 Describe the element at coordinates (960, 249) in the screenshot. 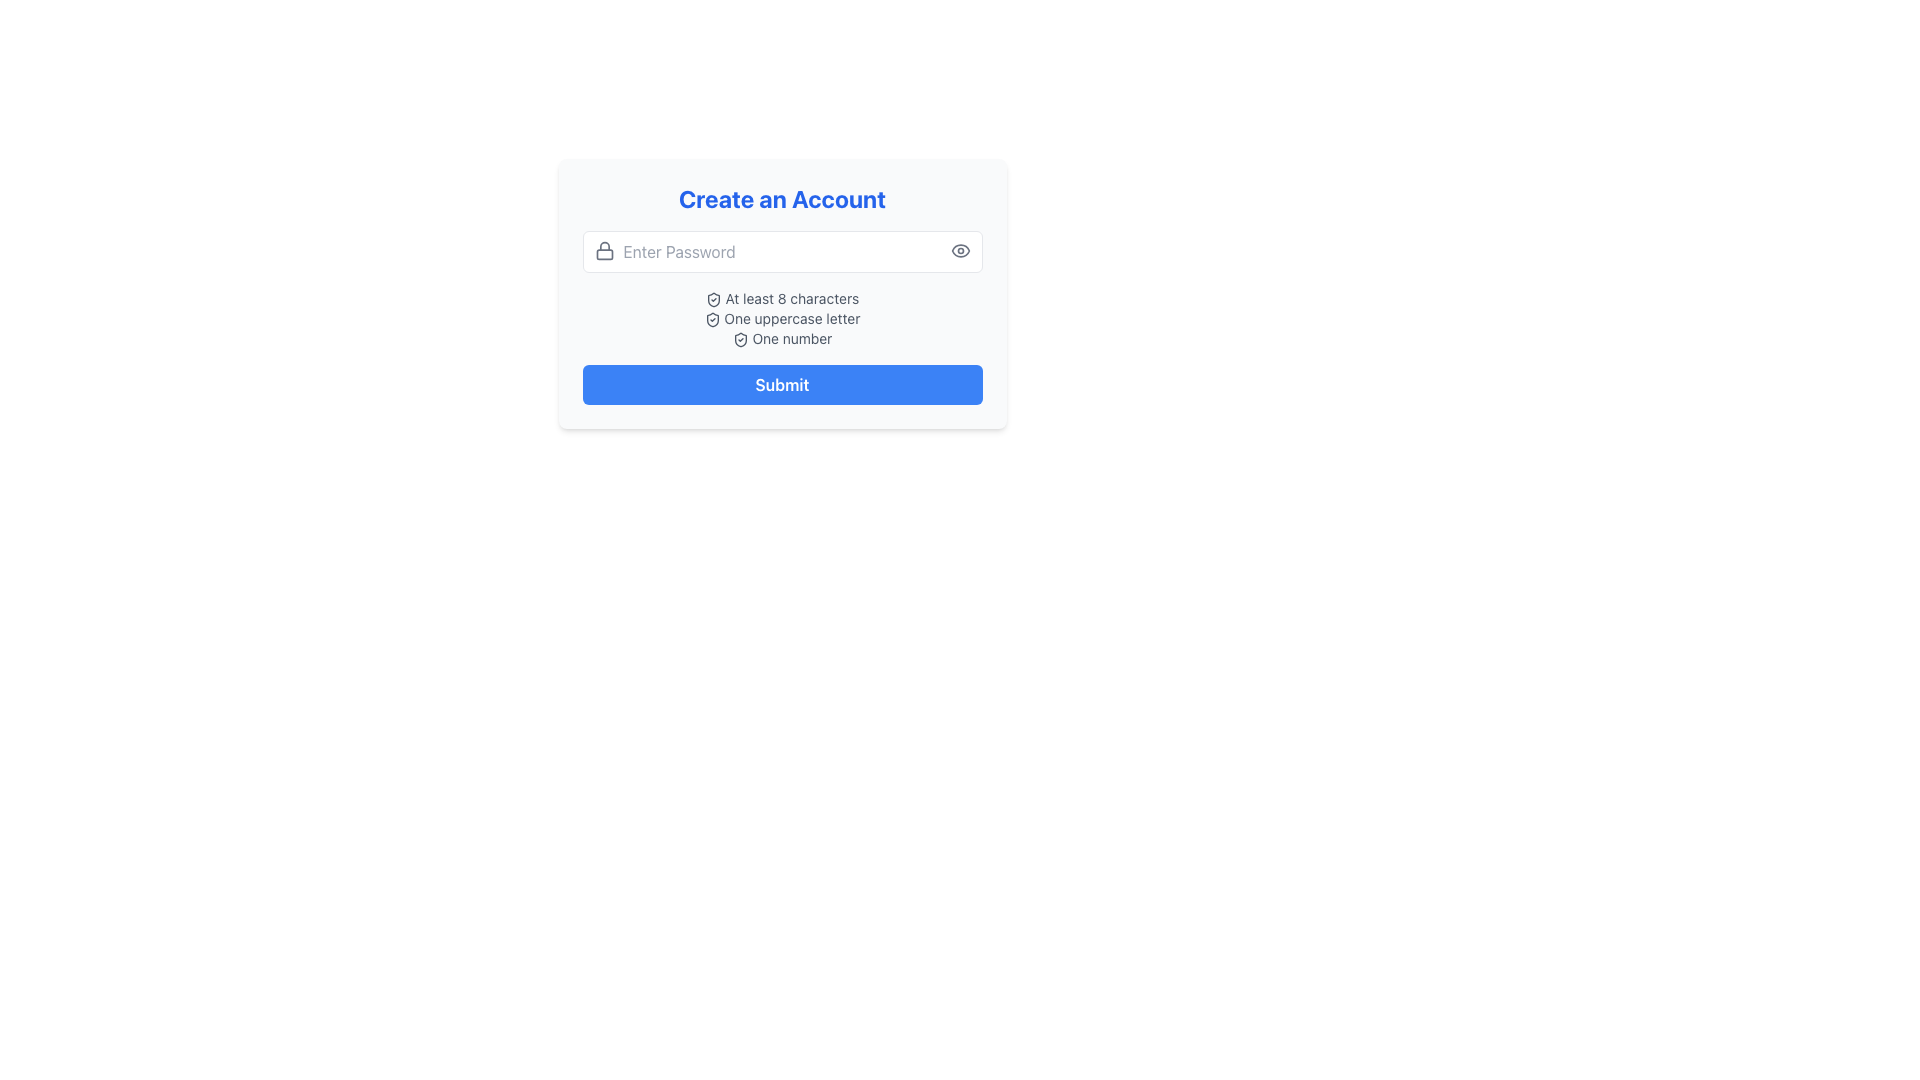

I see `the eye-shaped icon button used for toggling password visibility in the 'Create an Account' form` at that location.